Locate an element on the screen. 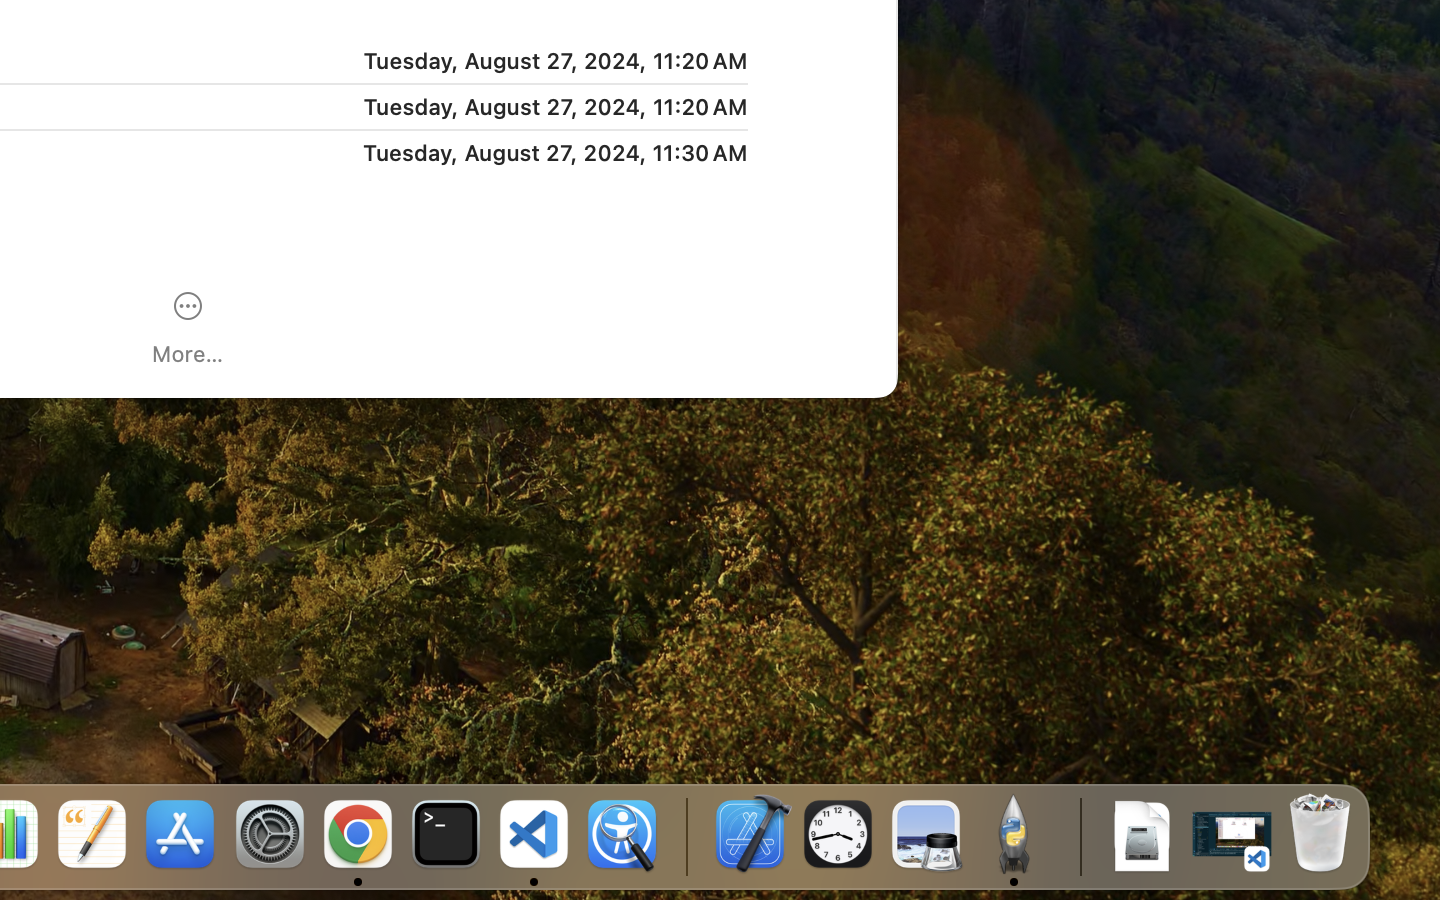 The image size is (1440, 900). '0.4285714328289032' is located at coordinates (685, 835).